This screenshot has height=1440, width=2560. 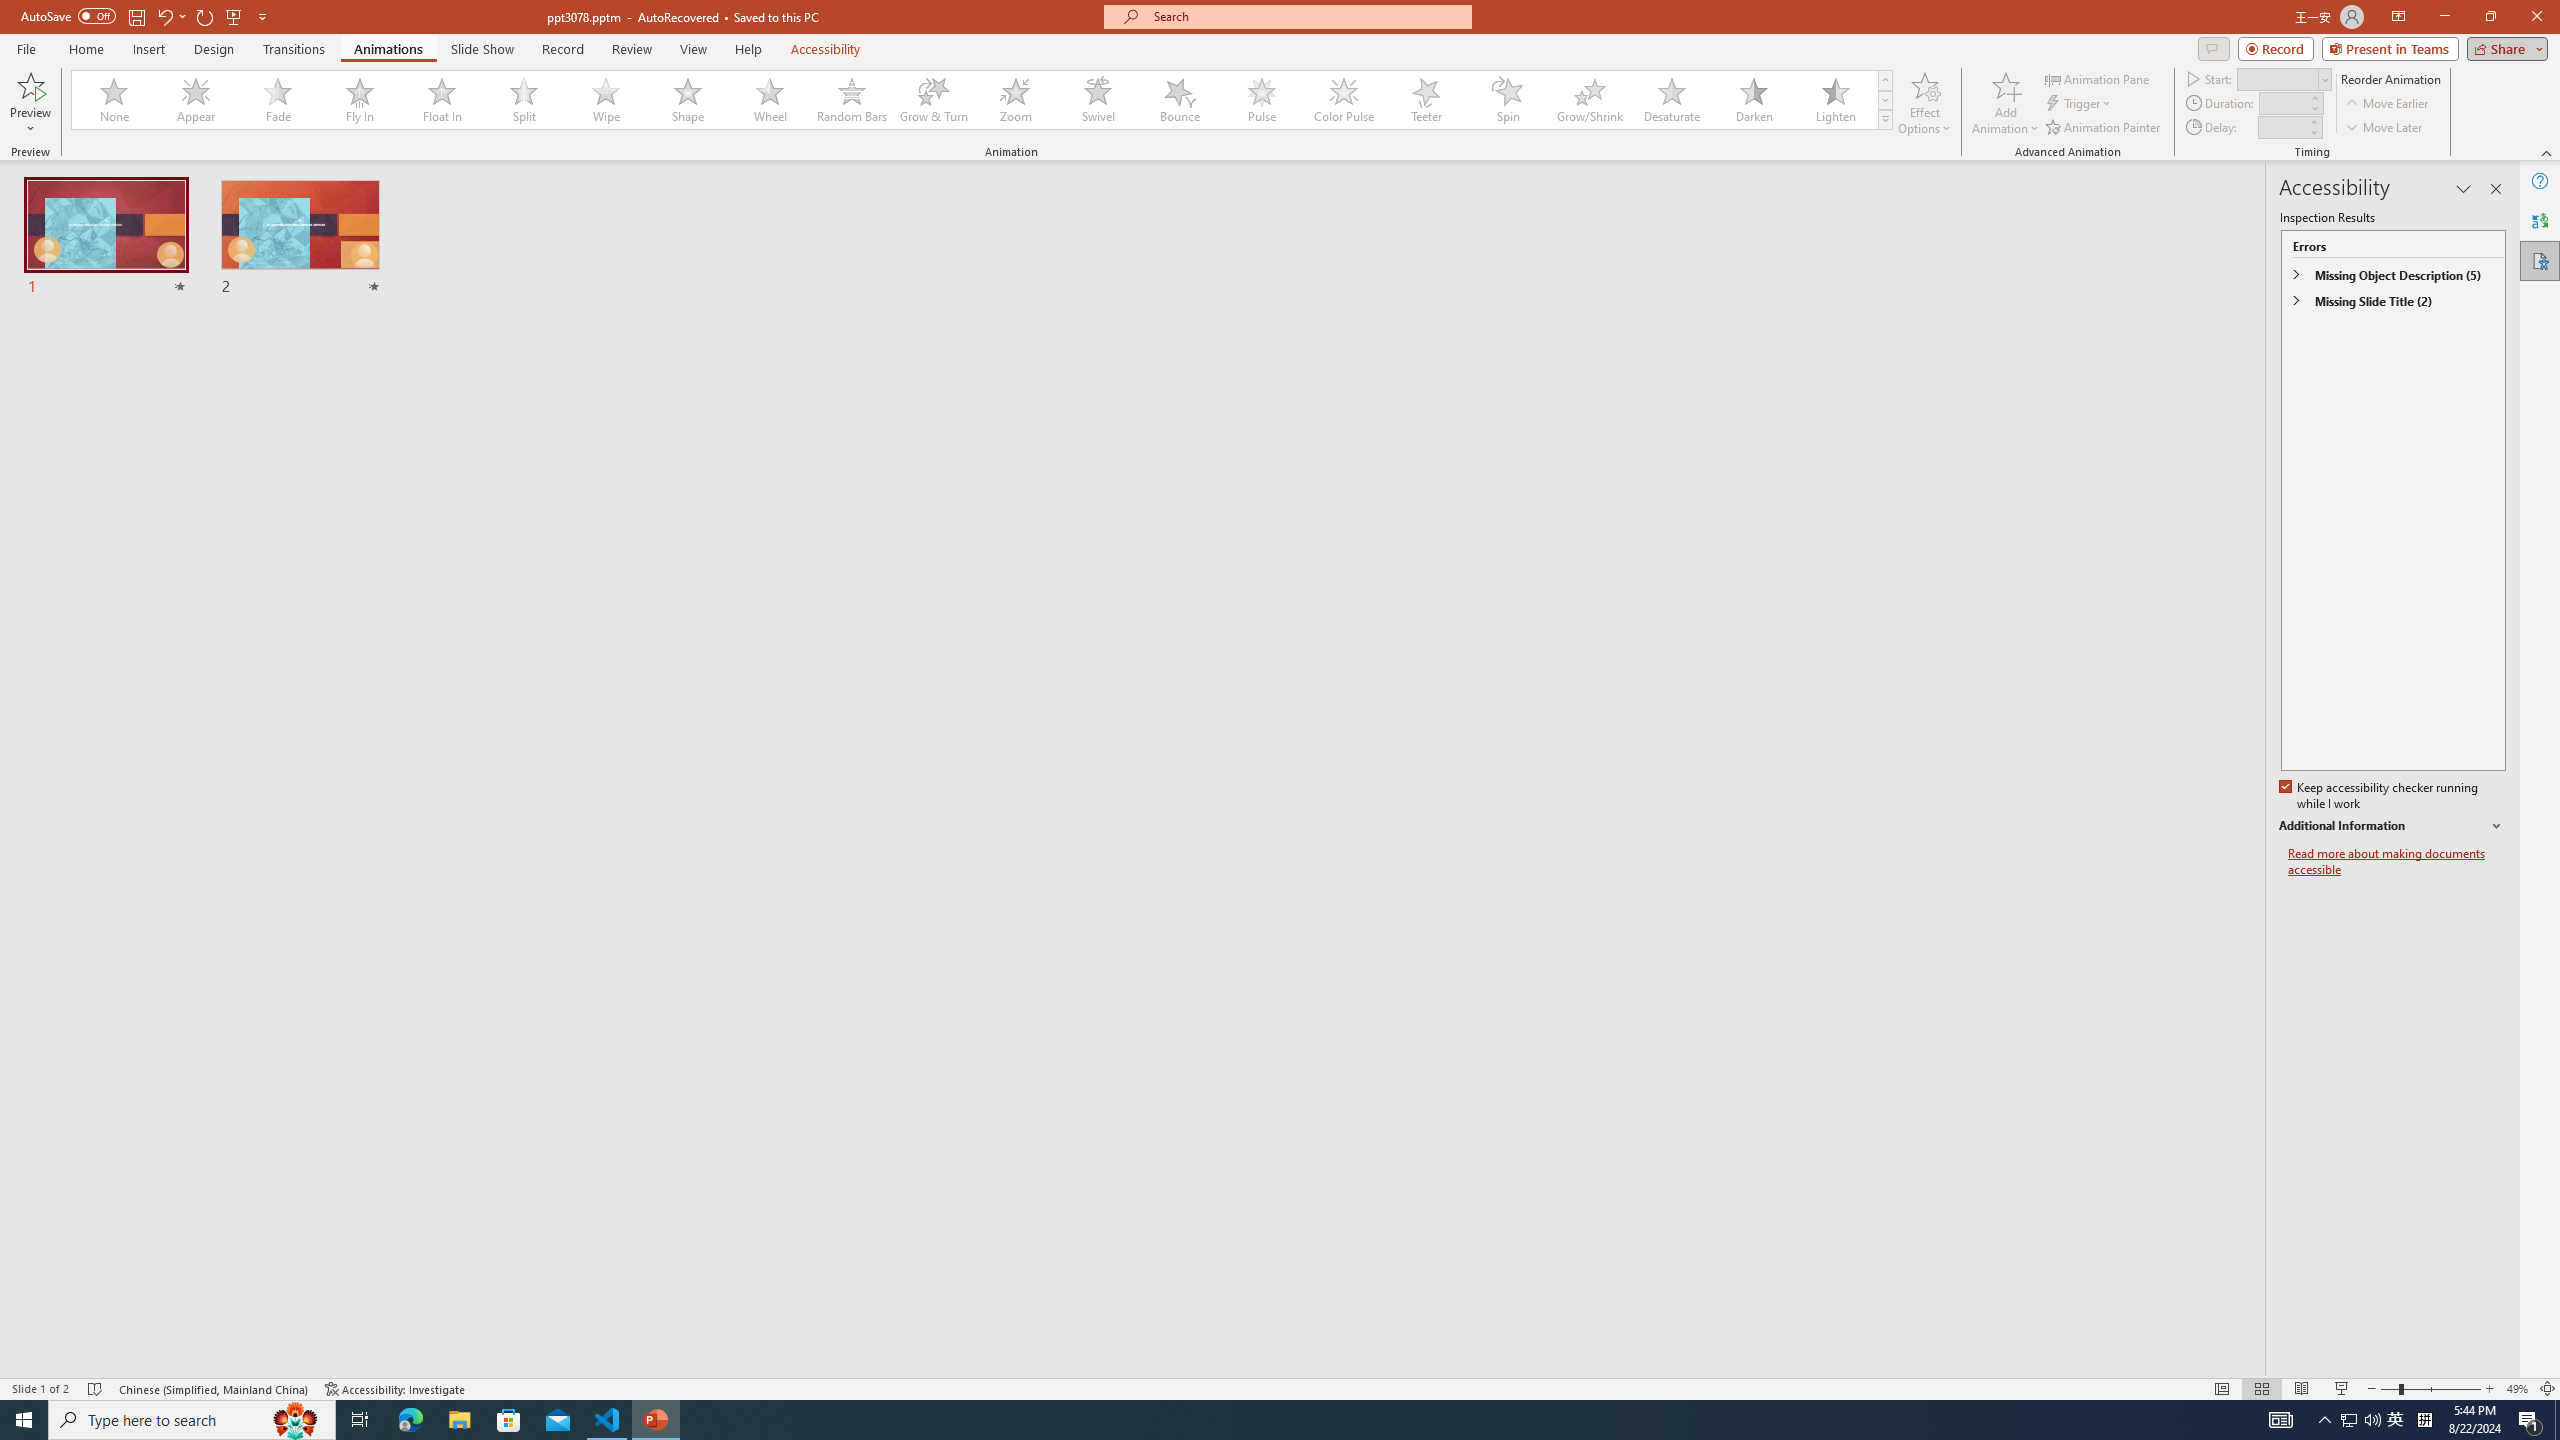 What do you see at coordinates (359, 99) in the screenshot?
I see `'Fly In'` at bounding box center [359, 99].